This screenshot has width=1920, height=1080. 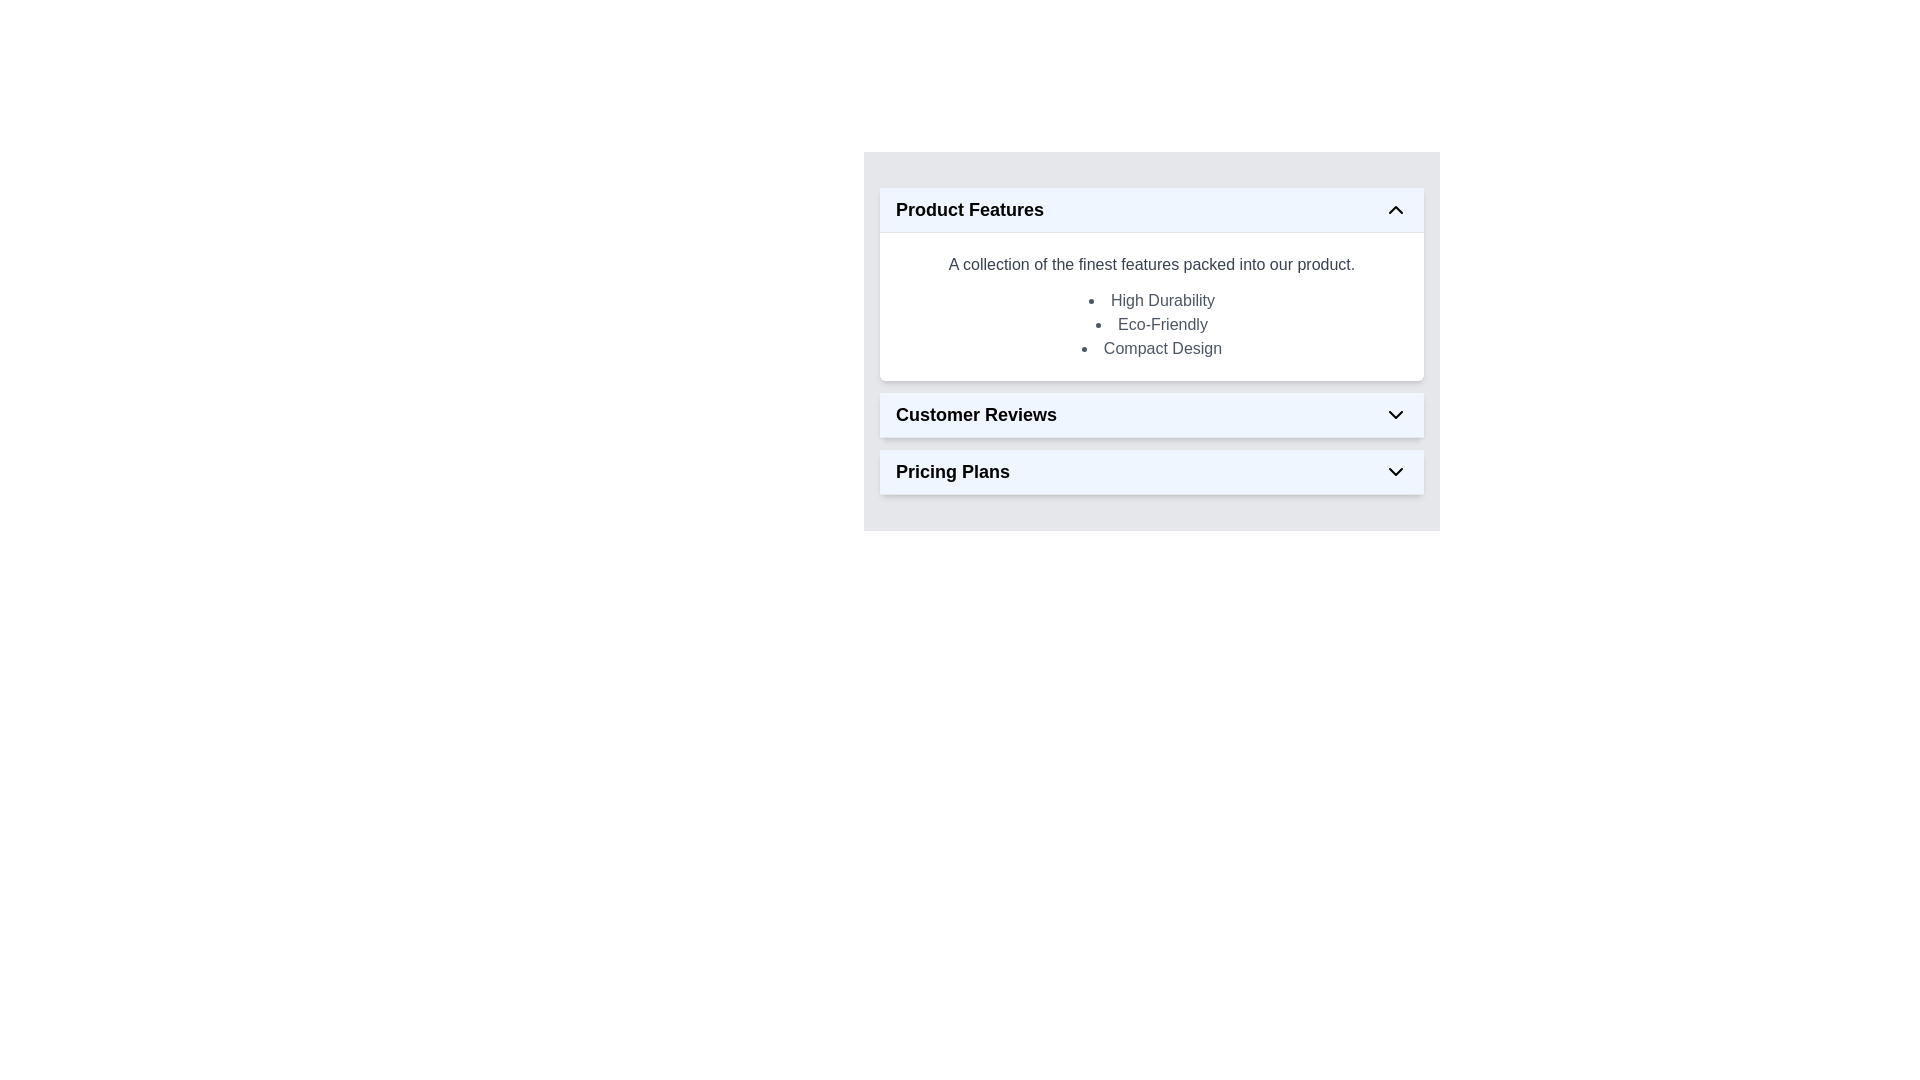 What do you see at coordinates (1395, 471) in the screenshot?
I see `the downward-pointing chevron icon located at the right end of the 'Pricing Plans' row` at bounding box center [1395, 471].